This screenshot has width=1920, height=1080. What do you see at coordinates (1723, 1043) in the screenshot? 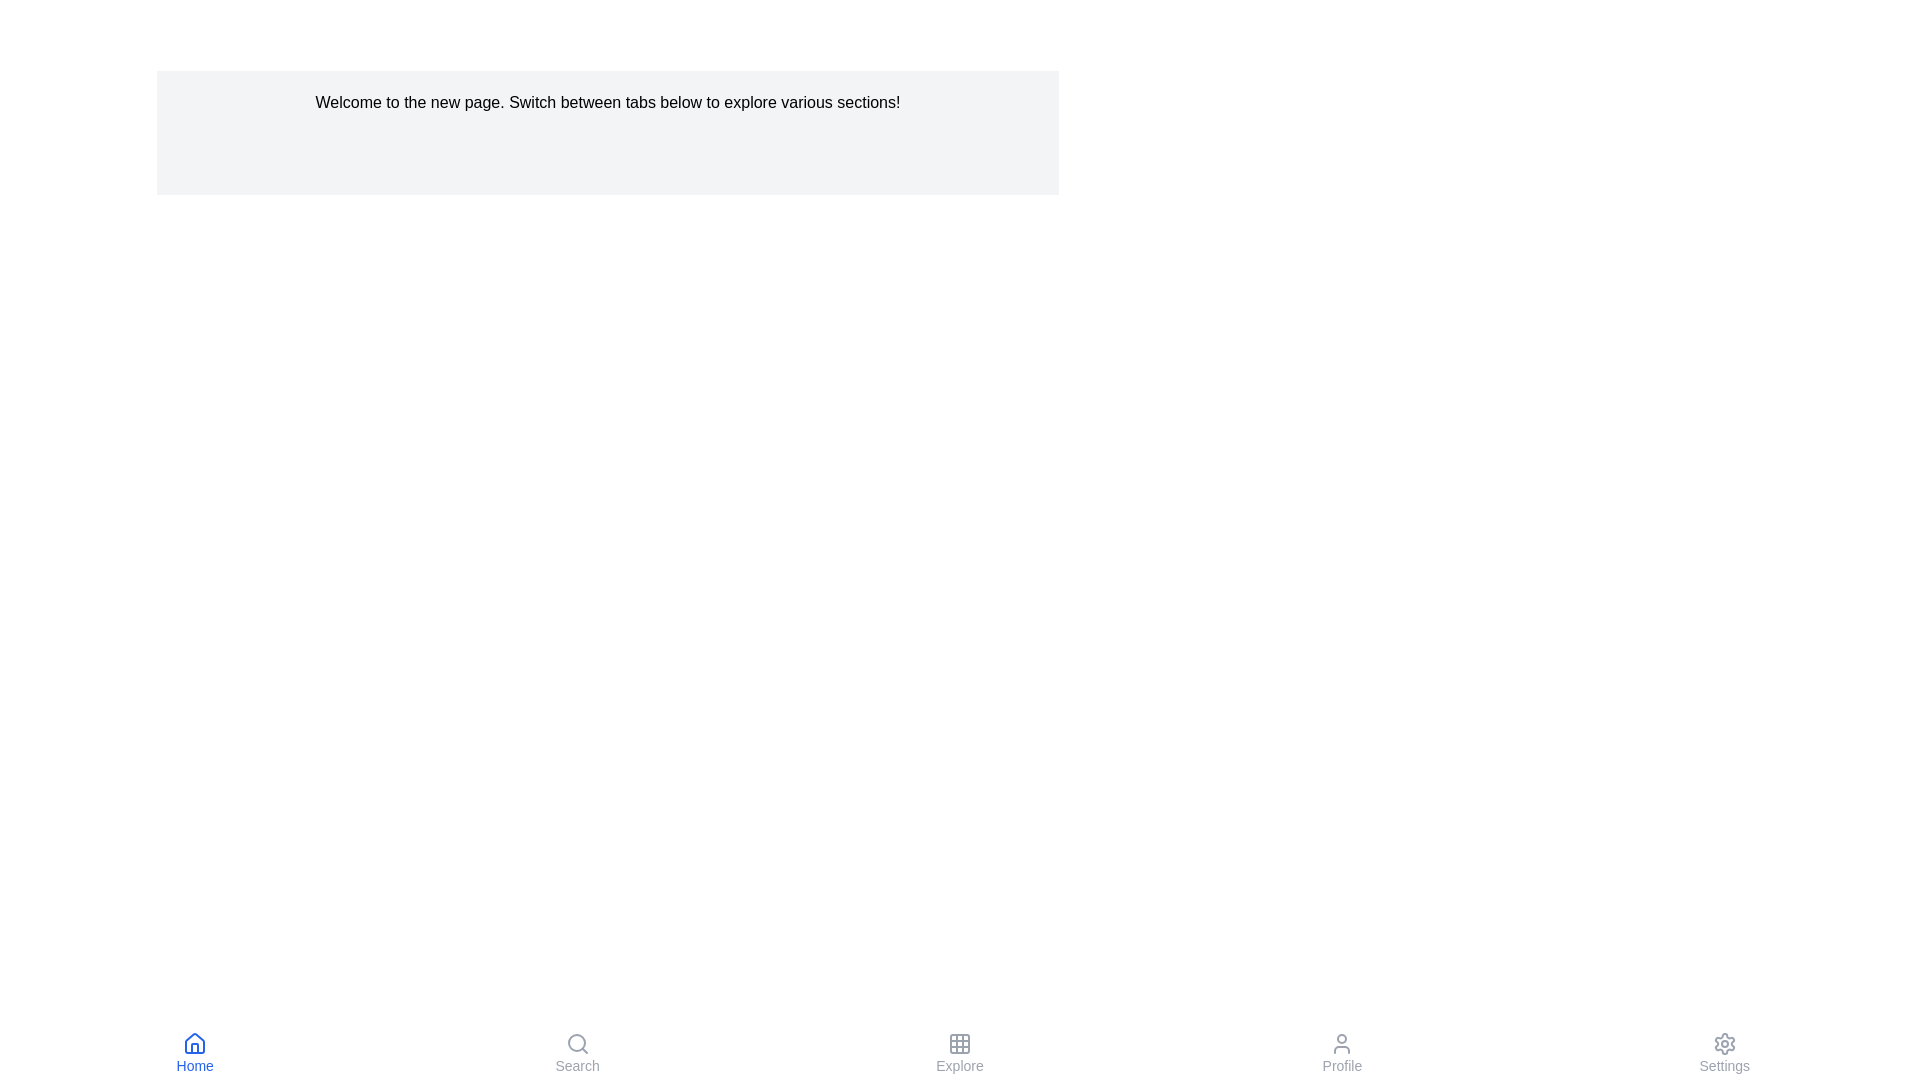
I see `the gear icon on the far right side of the bottom navigation bar` at bounding box center [1723, 1043].